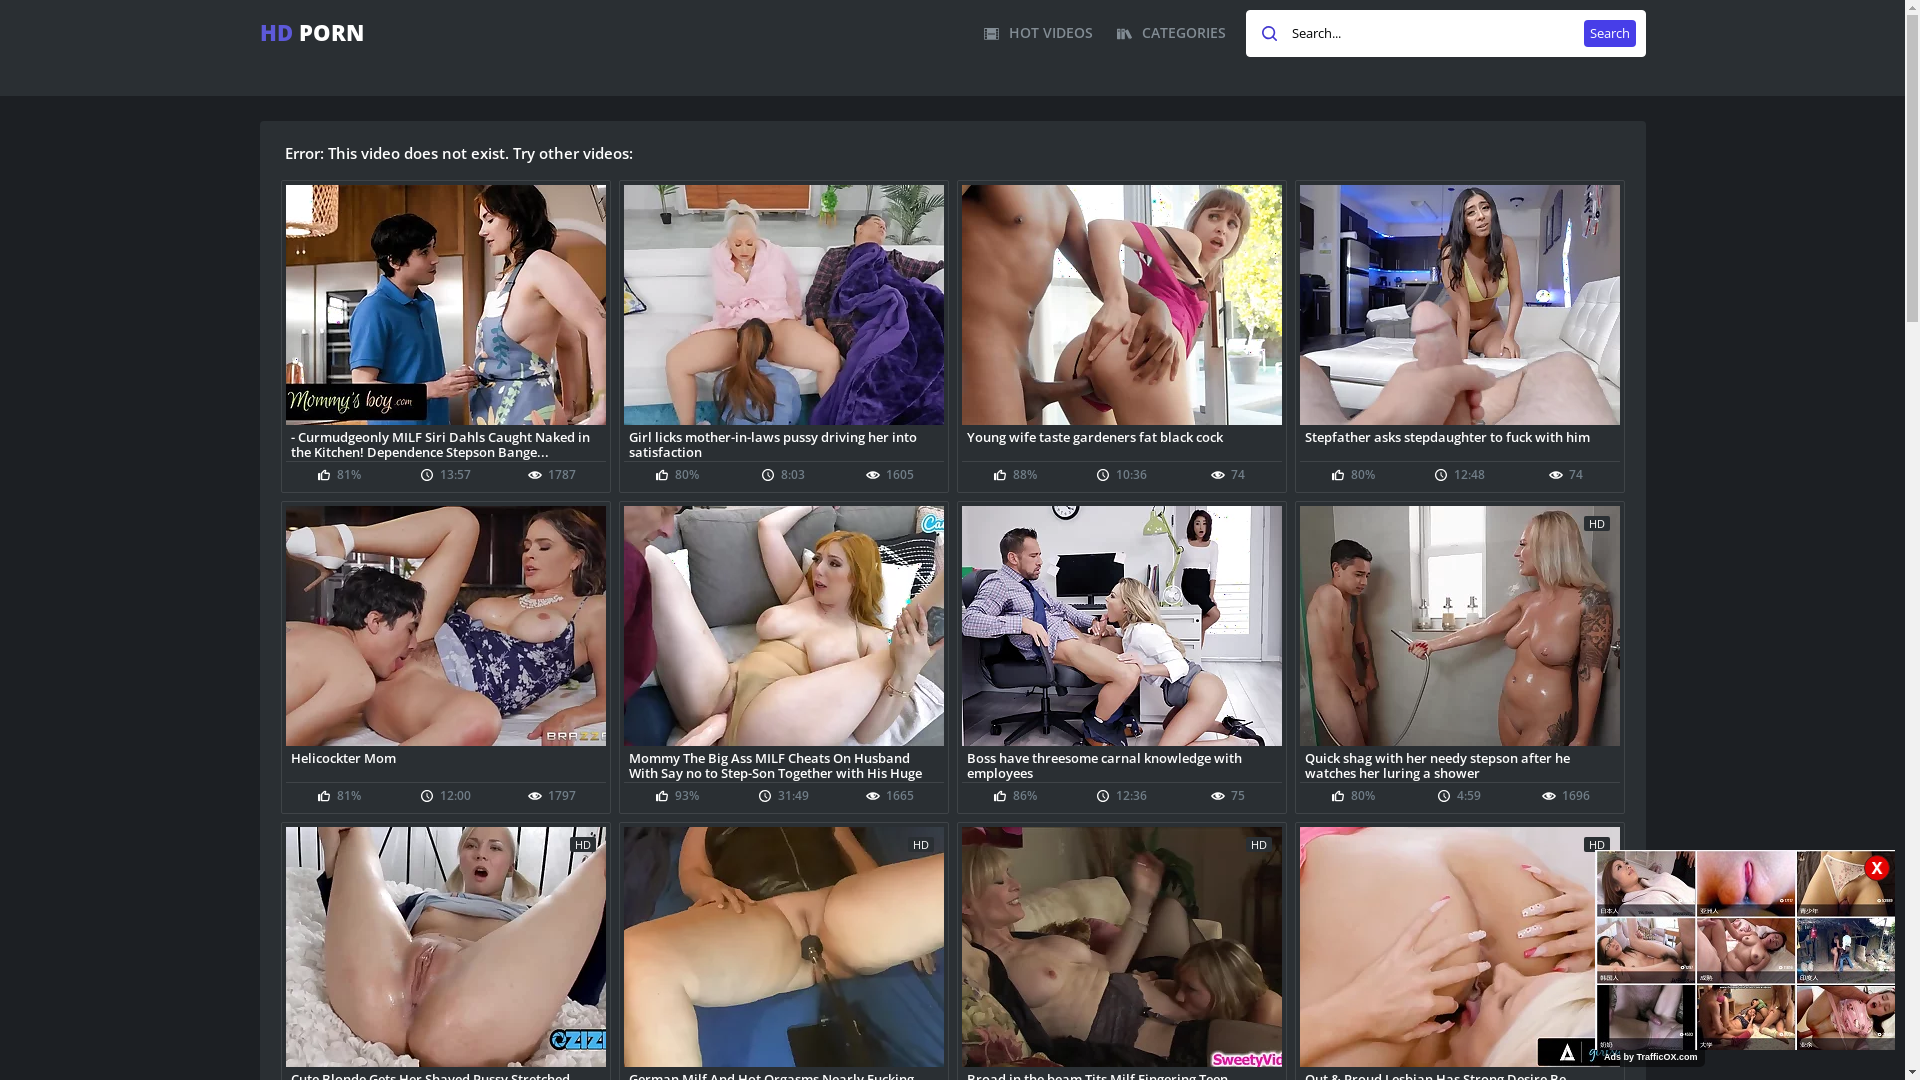  Describe the element at coordinates (983, 33) in the screenshot. I see `'HOT VIDEOS'` at that location.